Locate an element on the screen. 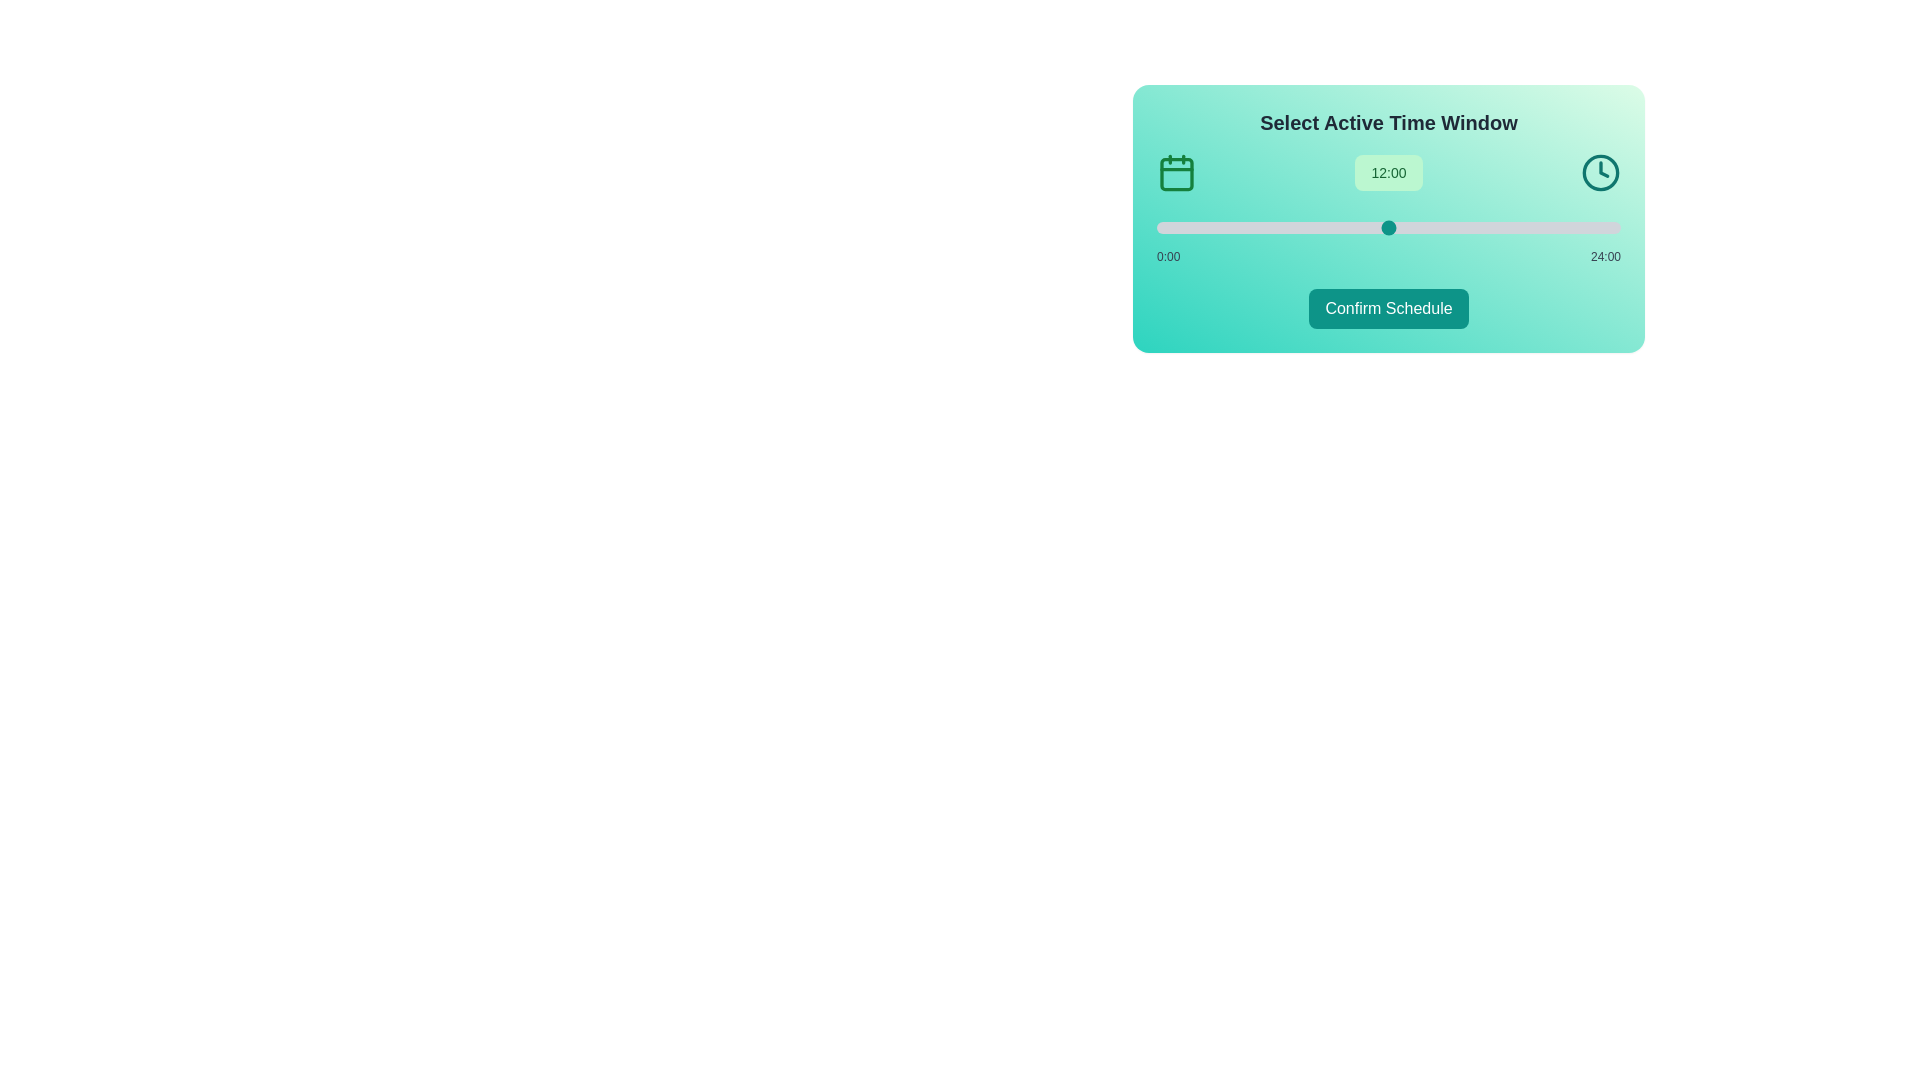 This screenshot has width=1920, height=1080. the slider to set the time to 16 hours is located at coordinates (1466, 226).